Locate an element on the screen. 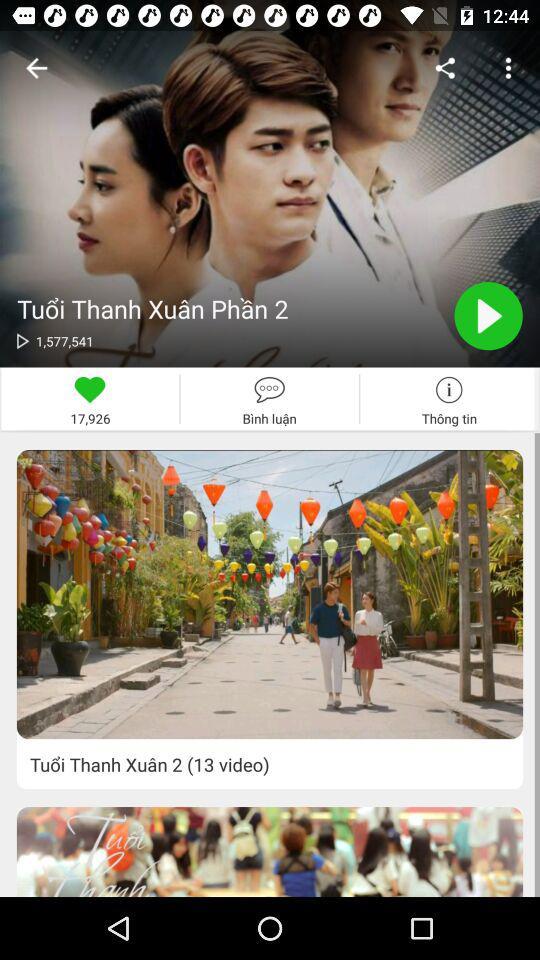  the three dots button on the top right corner of the web page is located at coordinates (508, 68).